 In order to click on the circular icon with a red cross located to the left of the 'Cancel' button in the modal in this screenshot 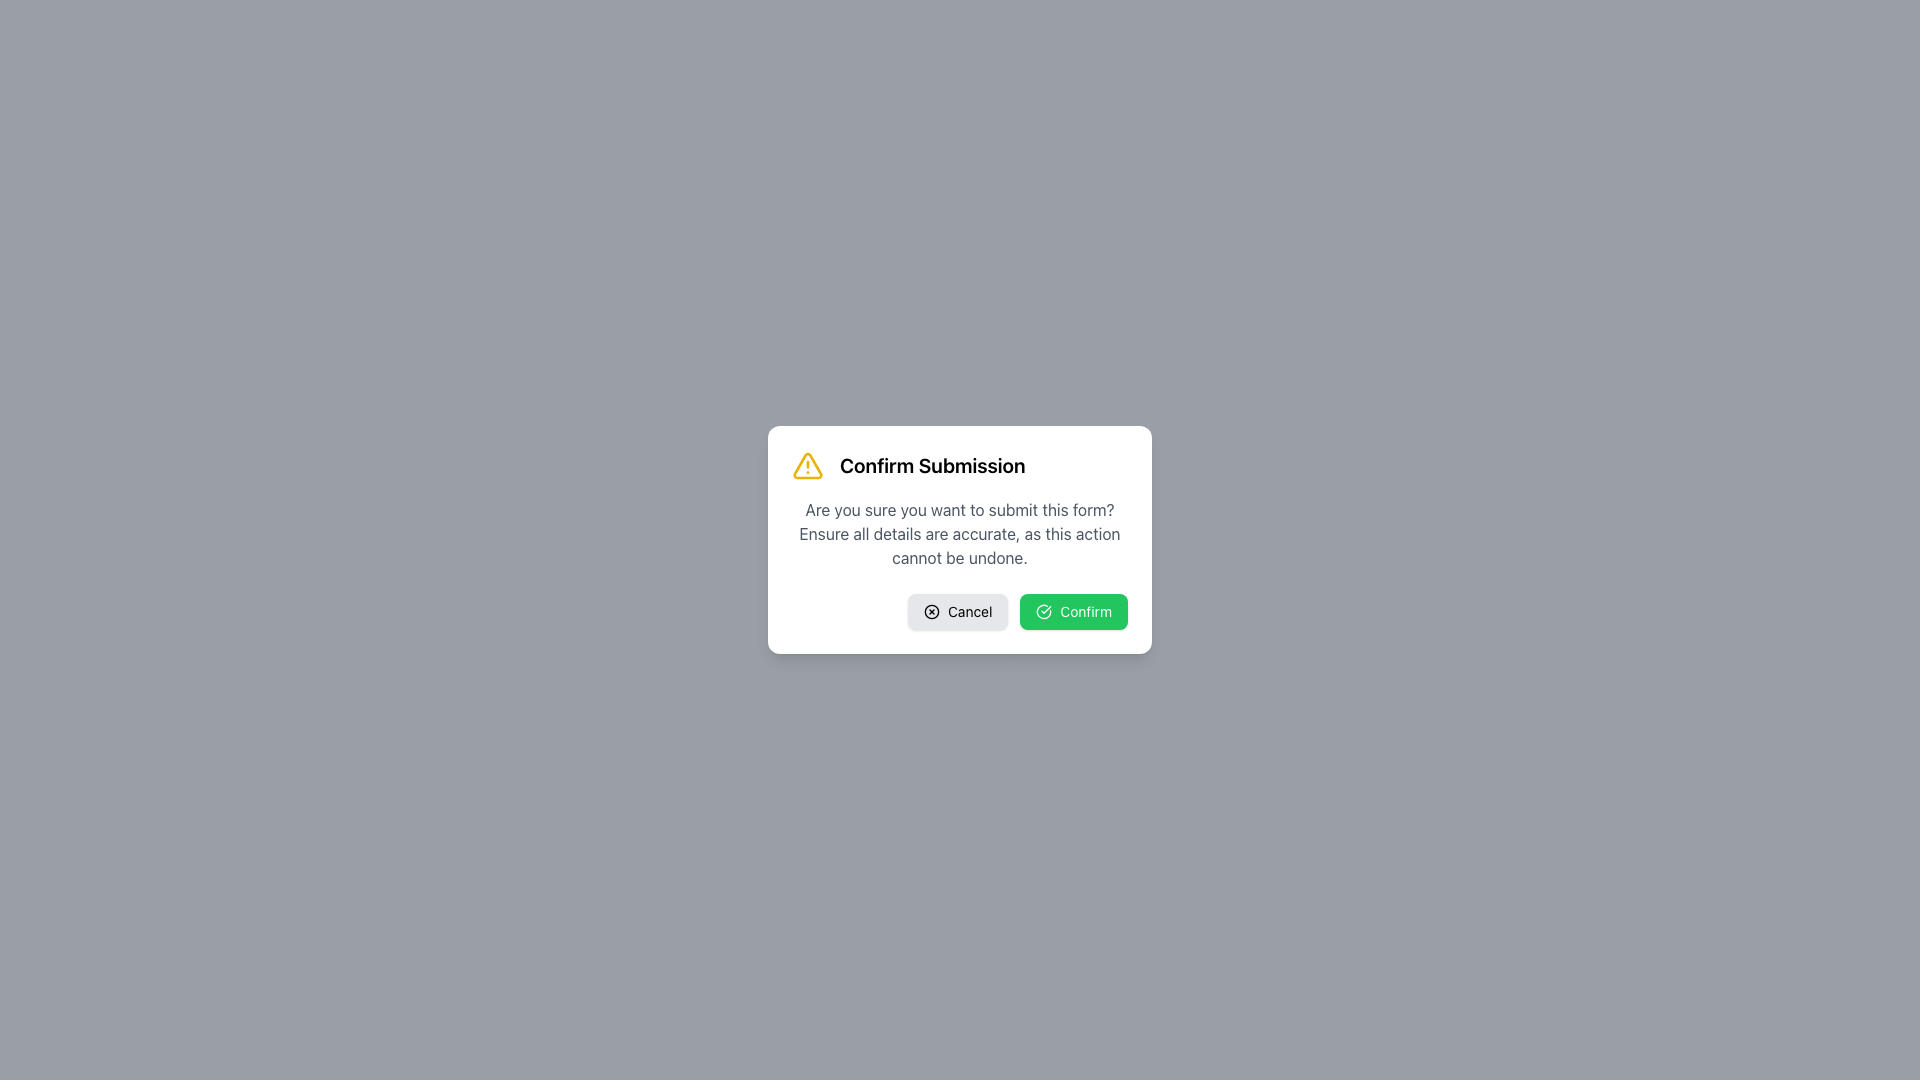, I will do `click(930, 611)`.